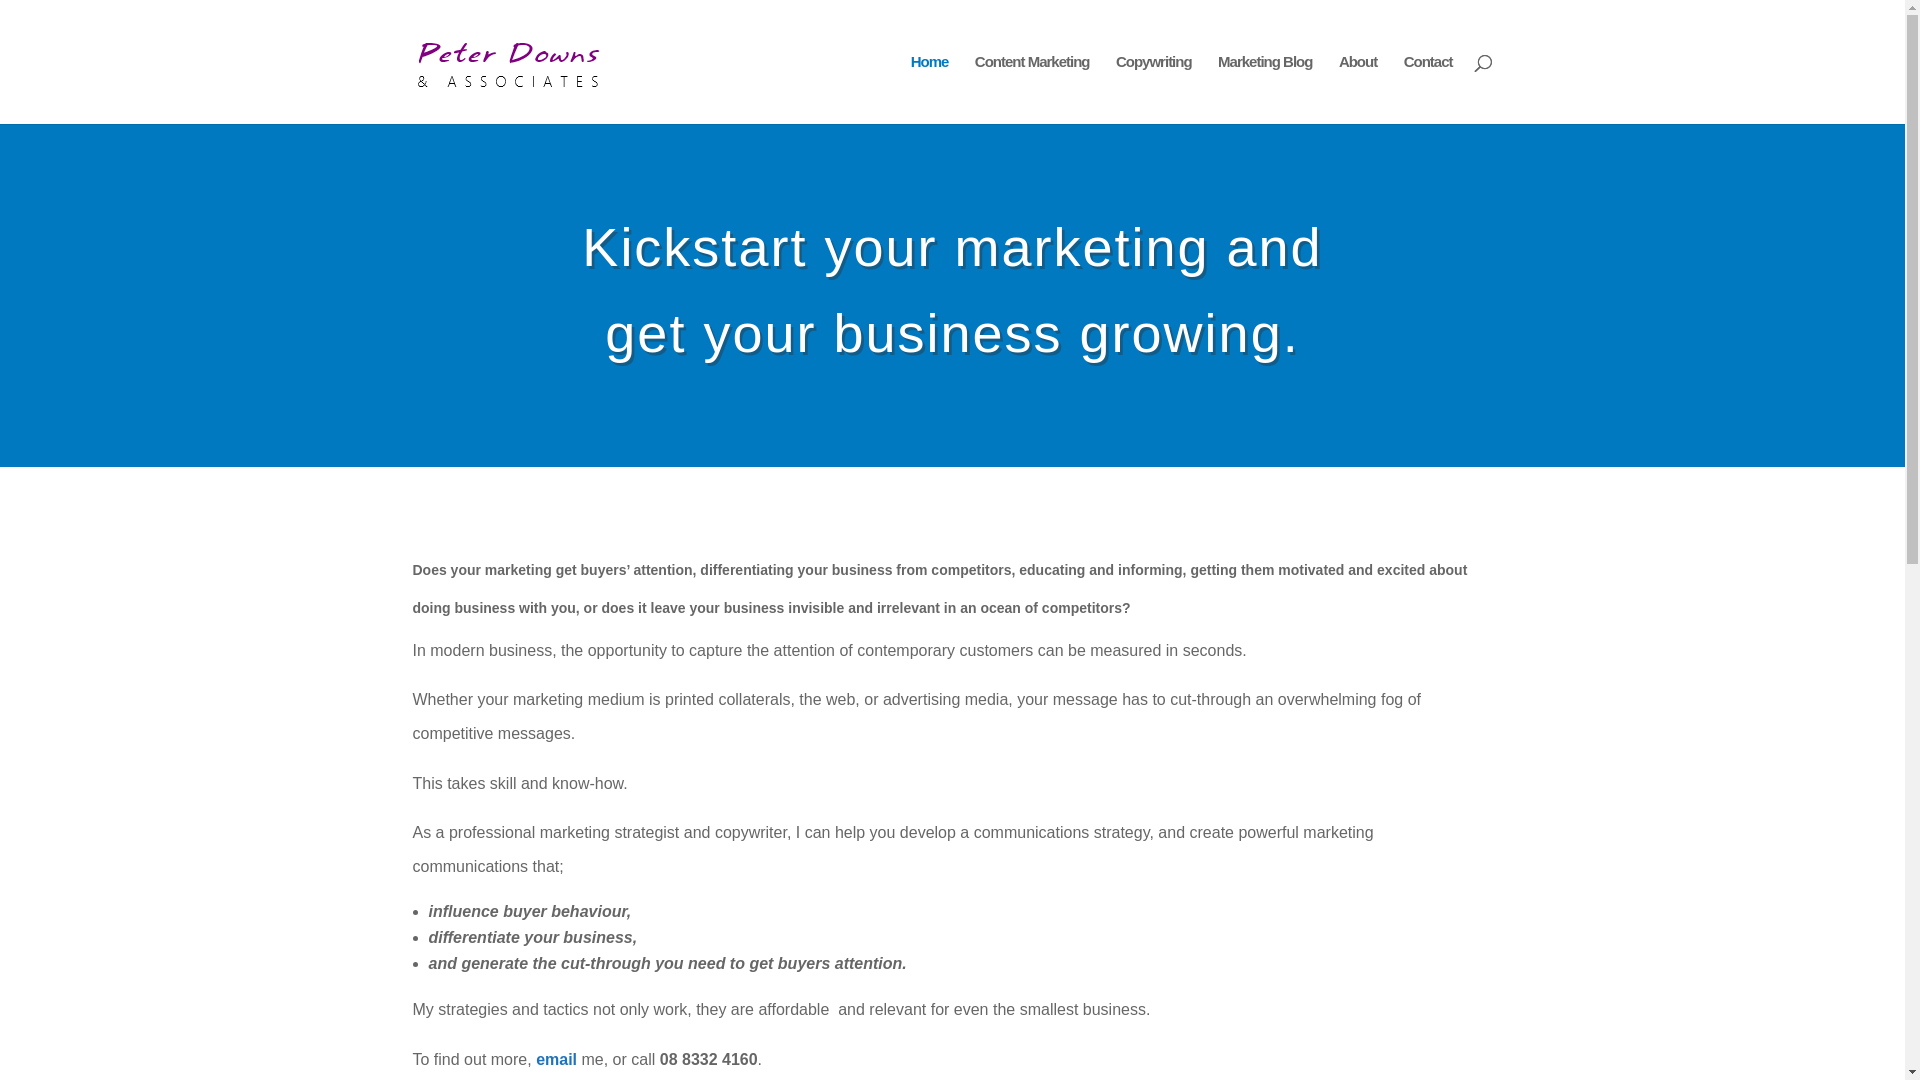 Image resolution: width=1920 pixels, height=1080 pixels. What do you see at coordinates (1264, 88) in the screenshot?
I see `'Marketing Blog'` at bounding box center [1264, 88].